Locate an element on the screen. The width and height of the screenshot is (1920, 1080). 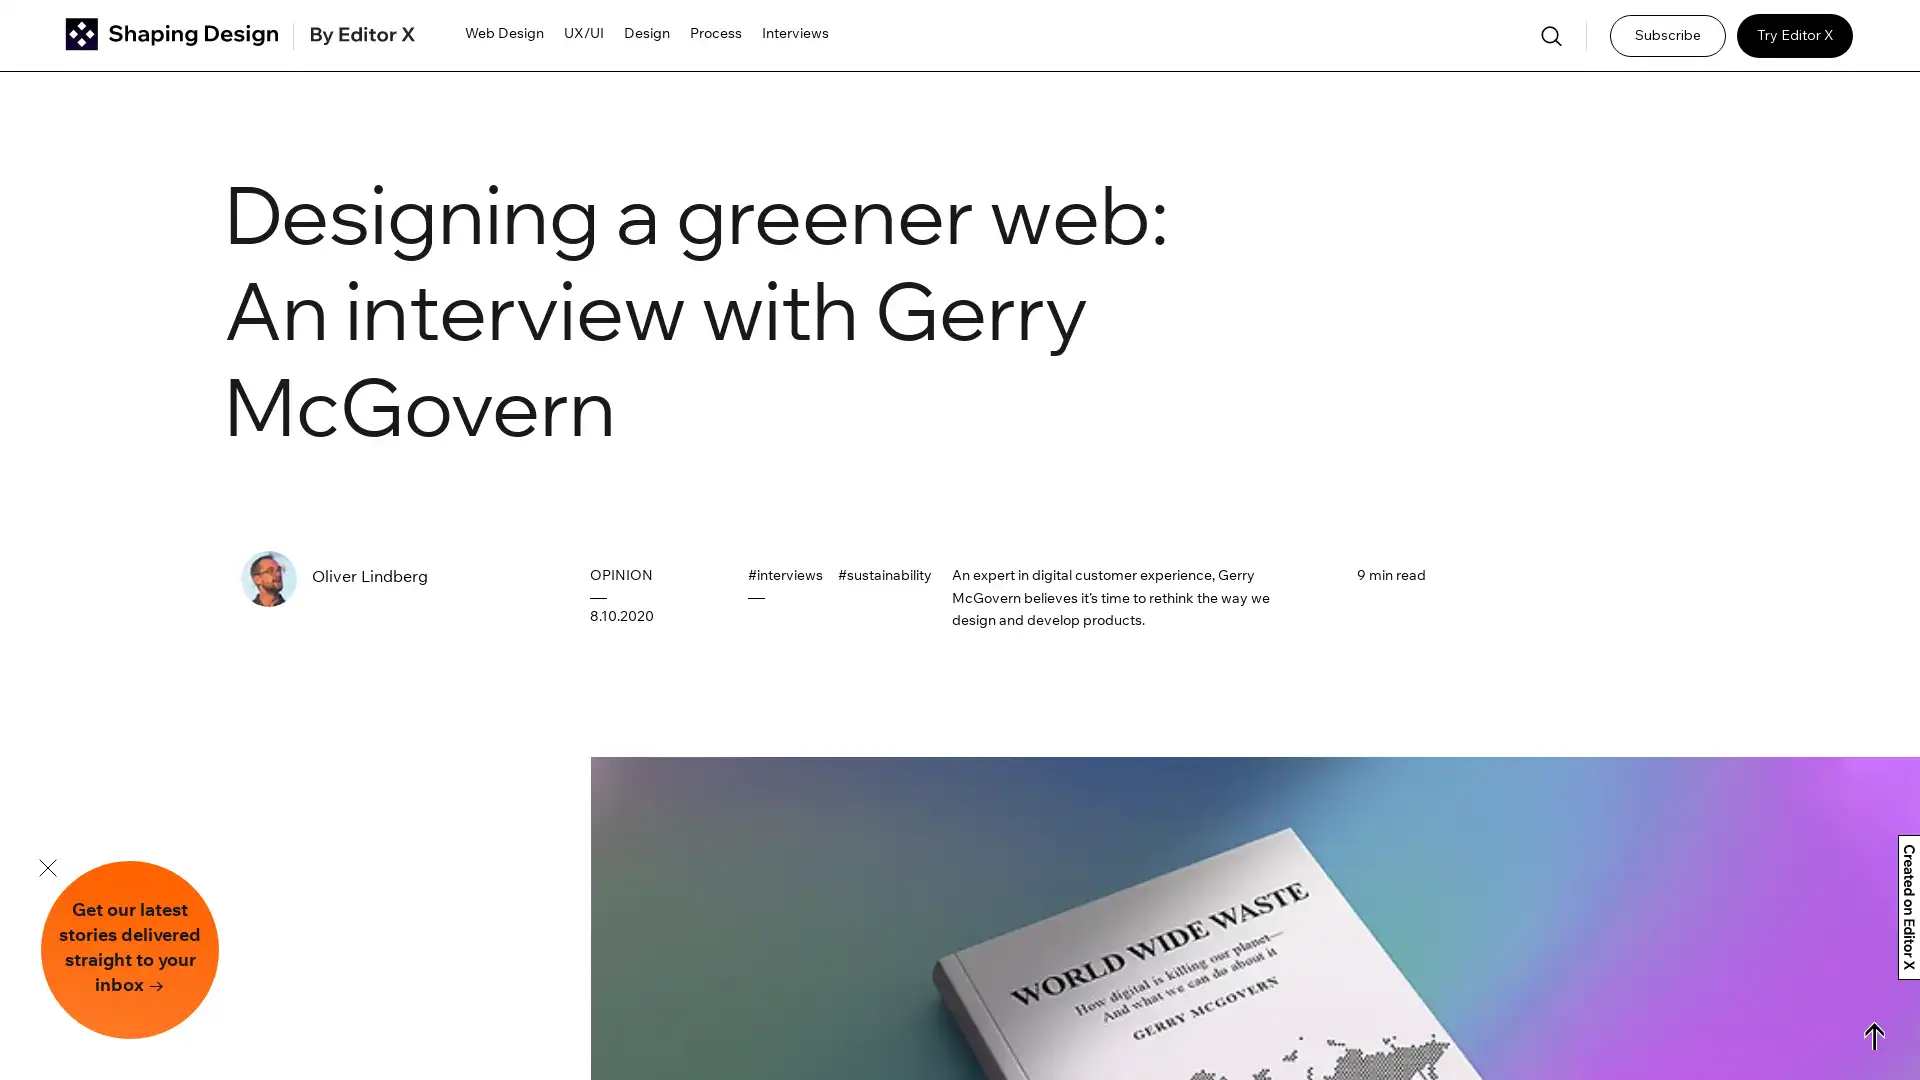
Subscribe is located at coordinates (1667, 35).